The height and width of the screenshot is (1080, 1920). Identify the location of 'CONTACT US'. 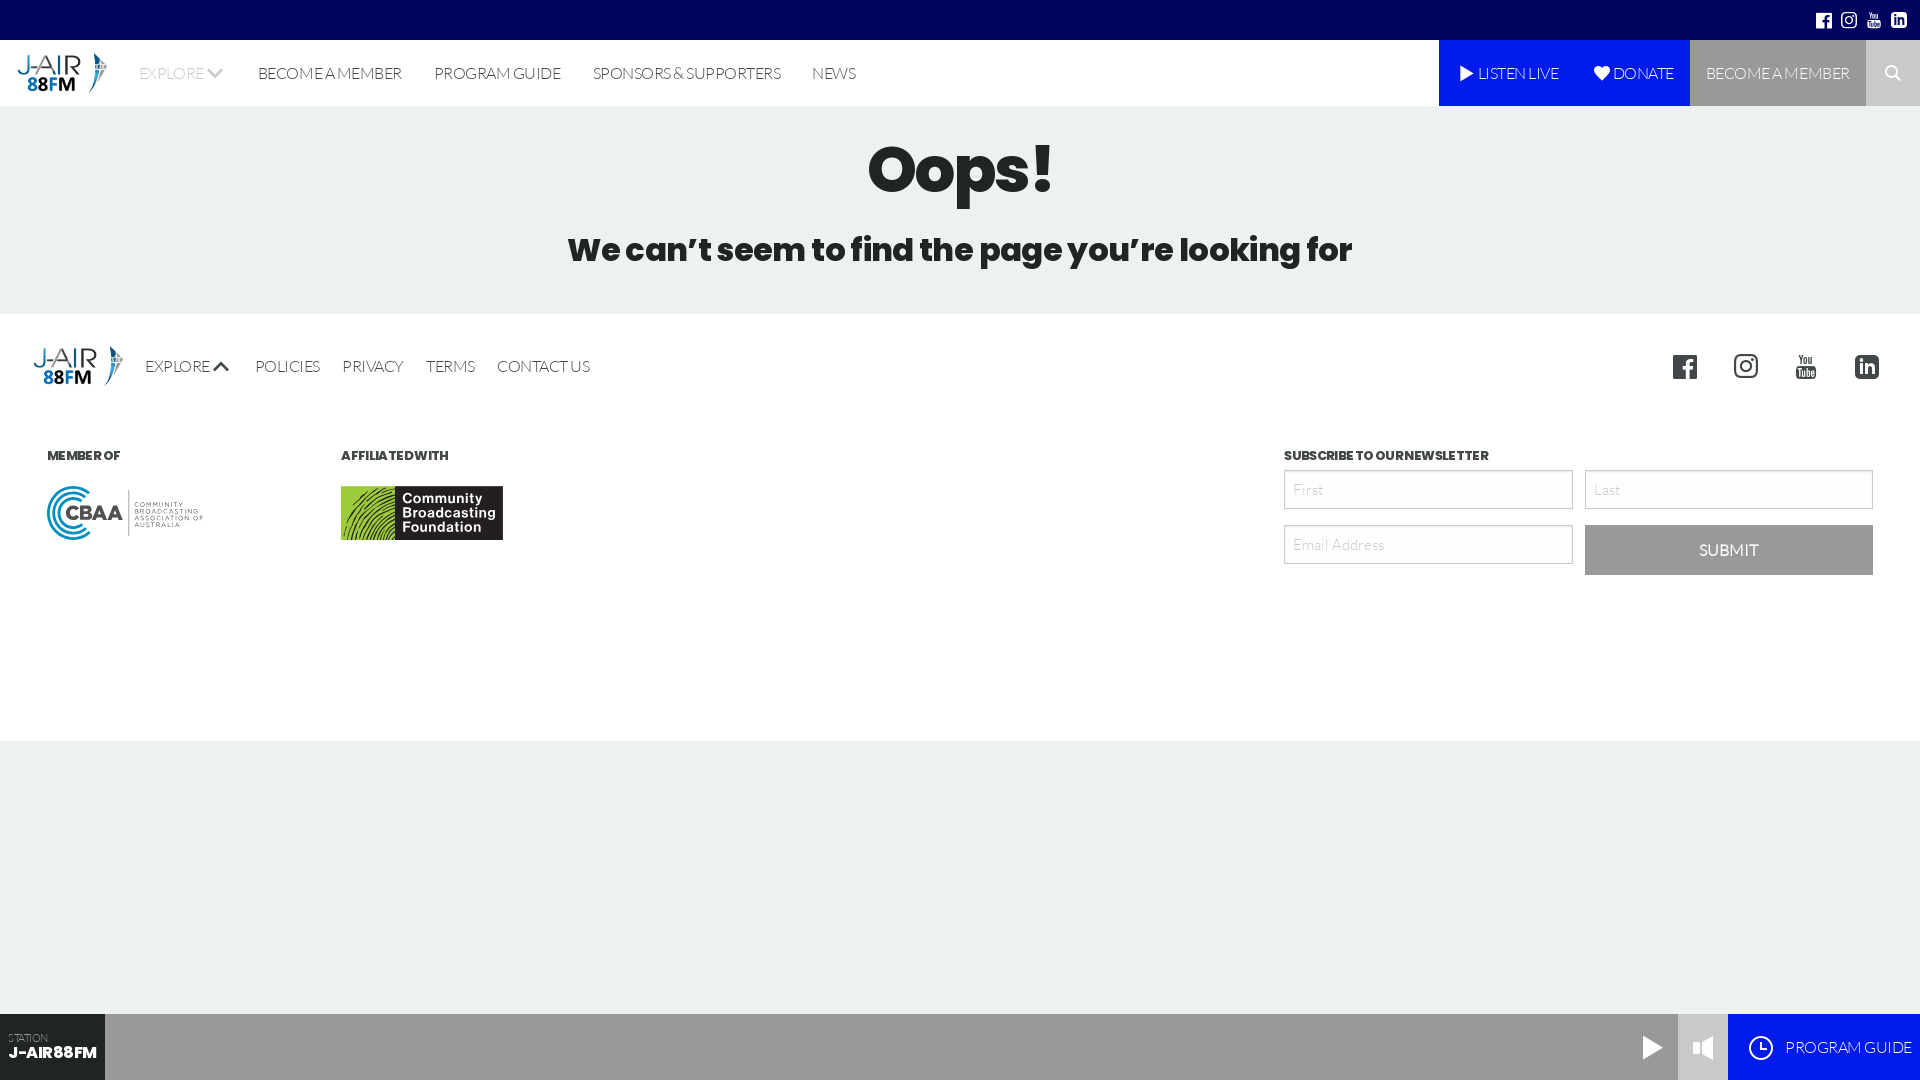
(485, 366).